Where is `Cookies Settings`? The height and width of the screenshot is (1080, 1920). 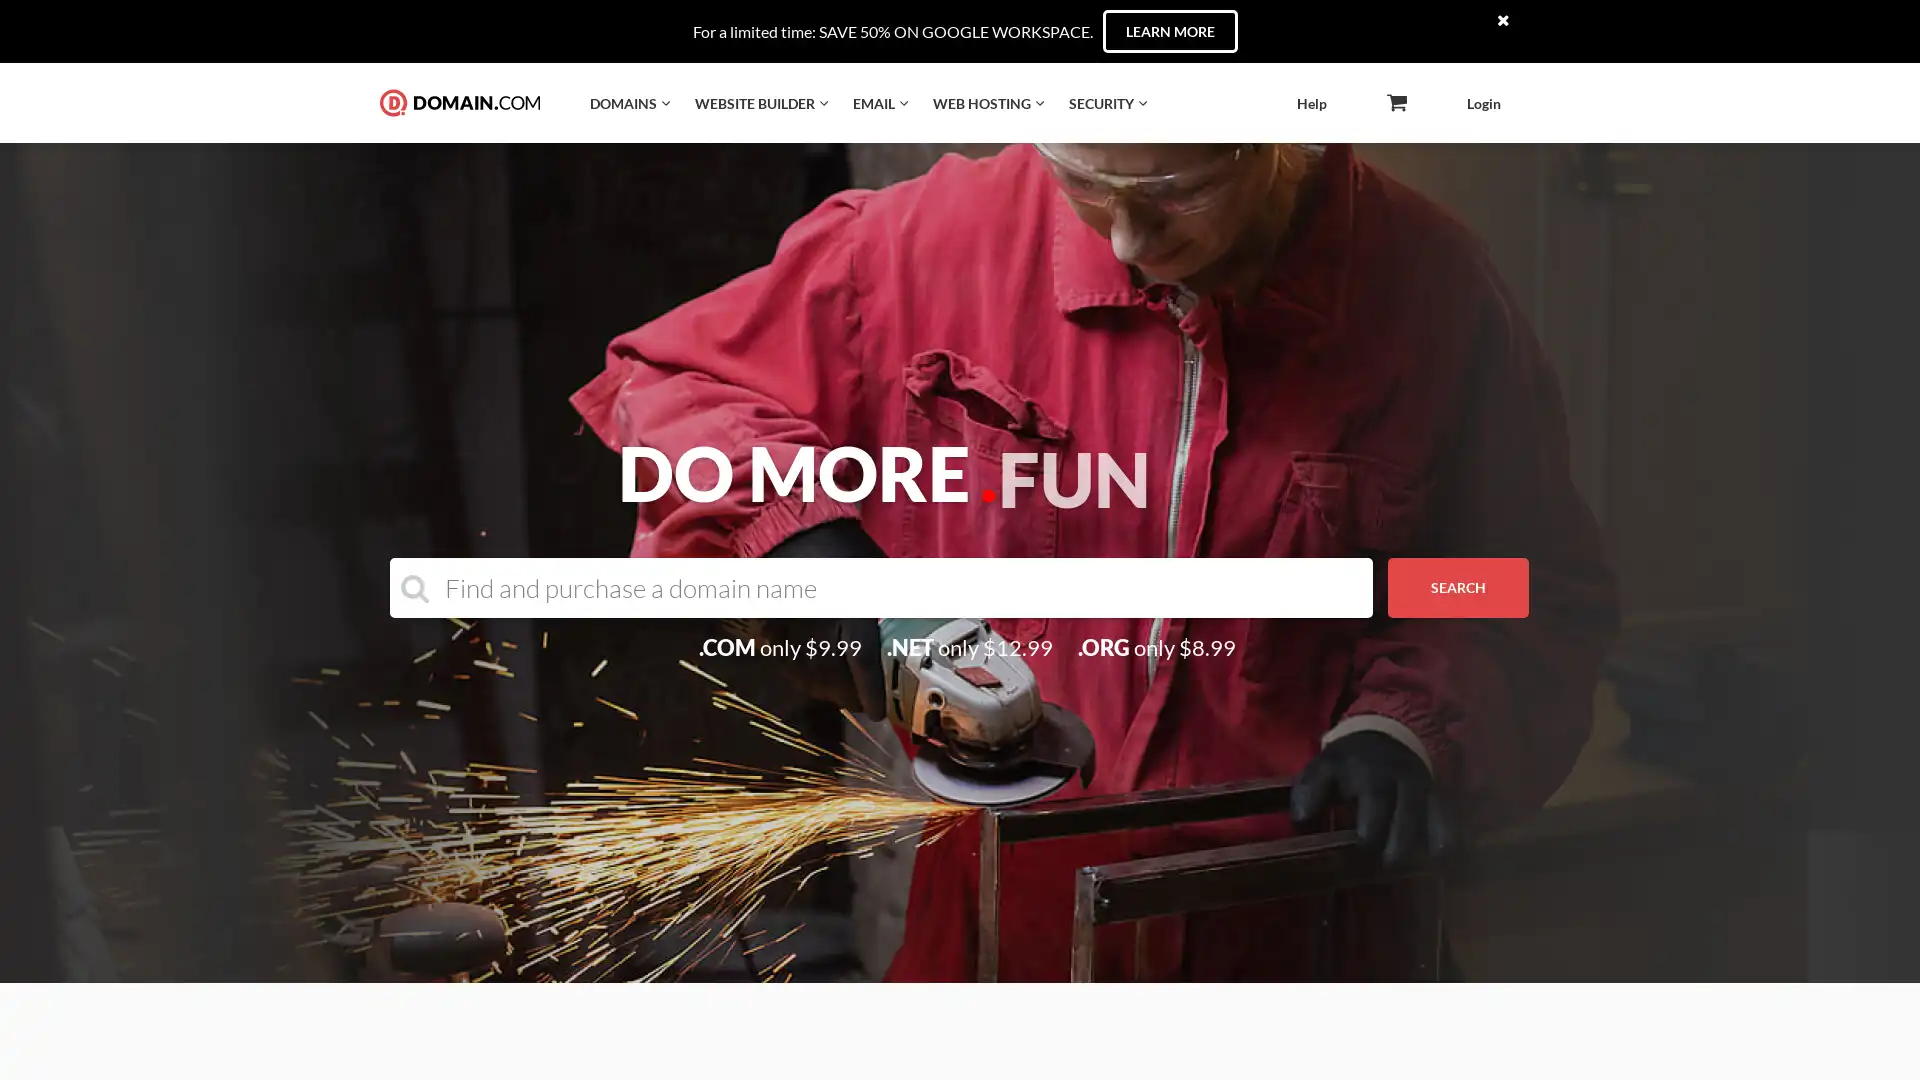 Cookies Settings is located at coordinates (203, 1012).